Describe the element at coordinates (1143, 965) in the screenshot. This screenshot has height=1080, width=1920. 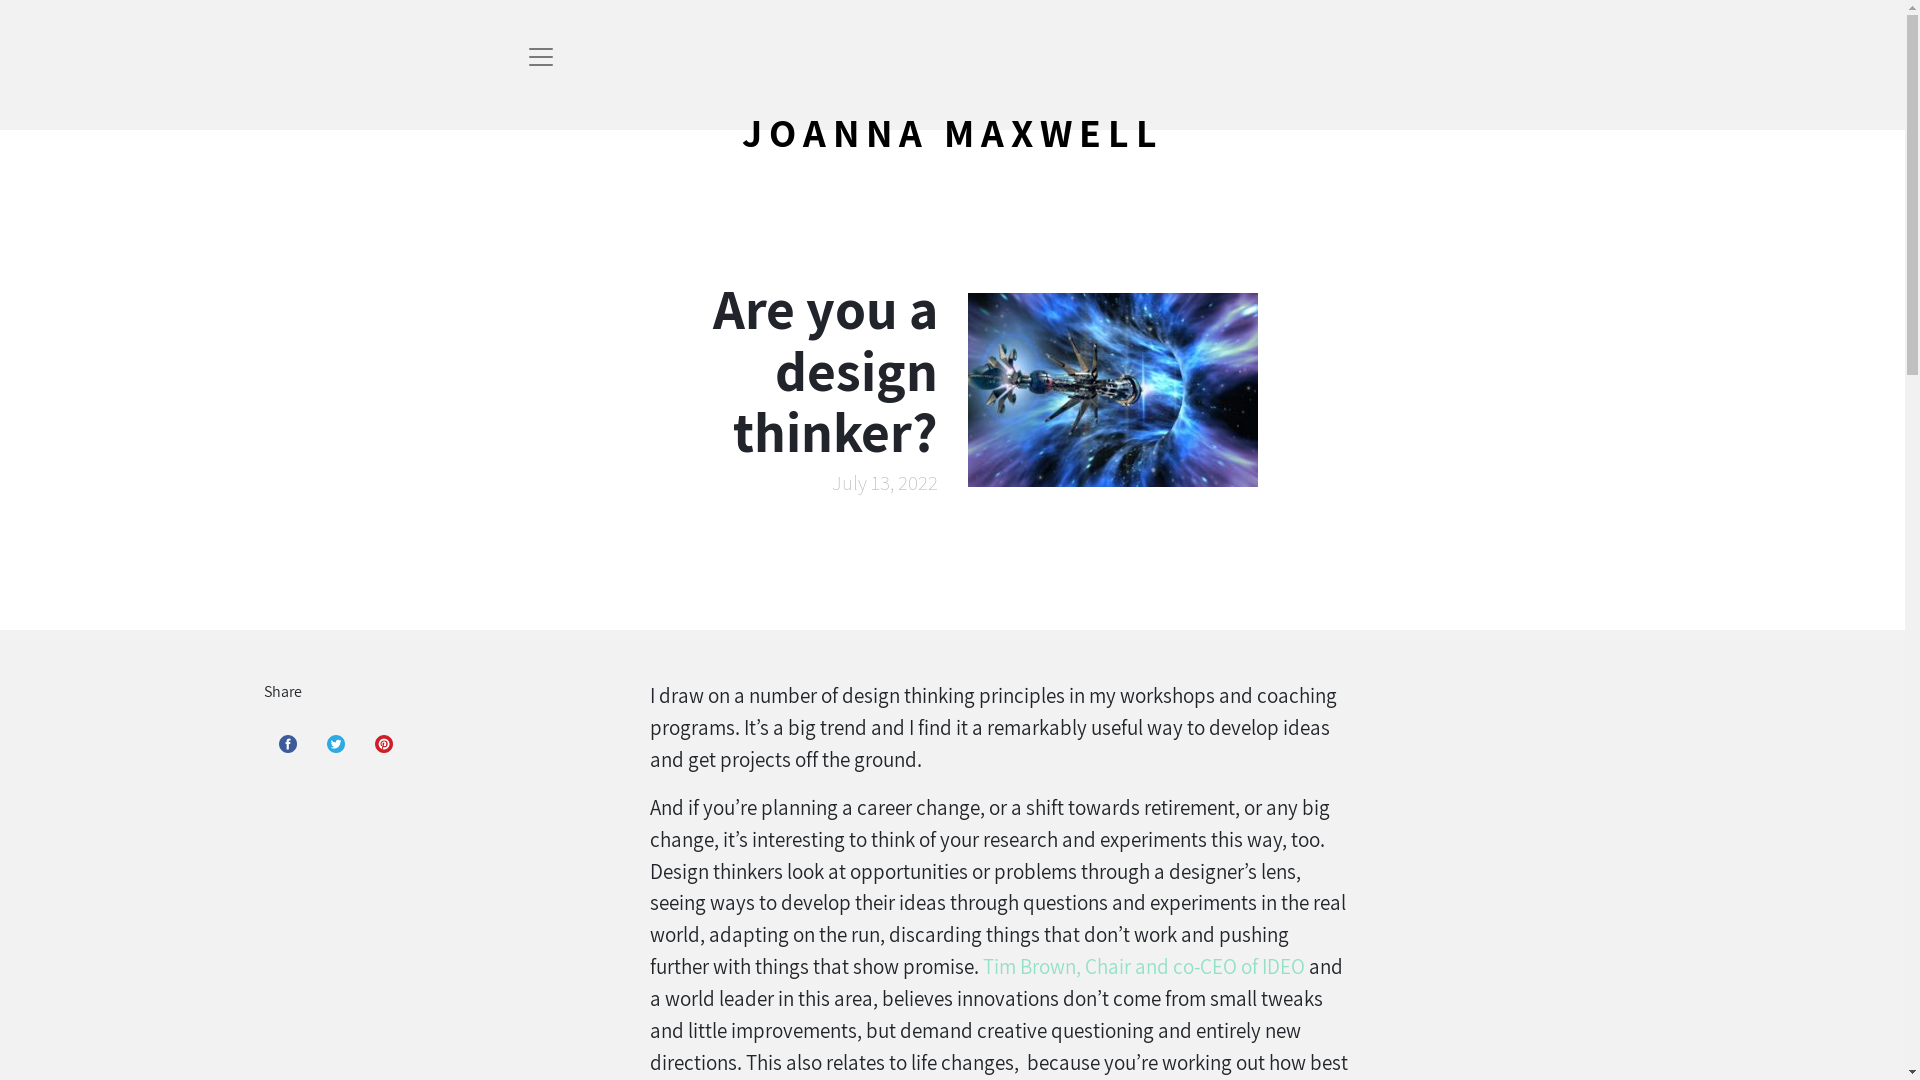
I see `'Tim Brown, Chair and co-CEO of IDEO'` at that location.